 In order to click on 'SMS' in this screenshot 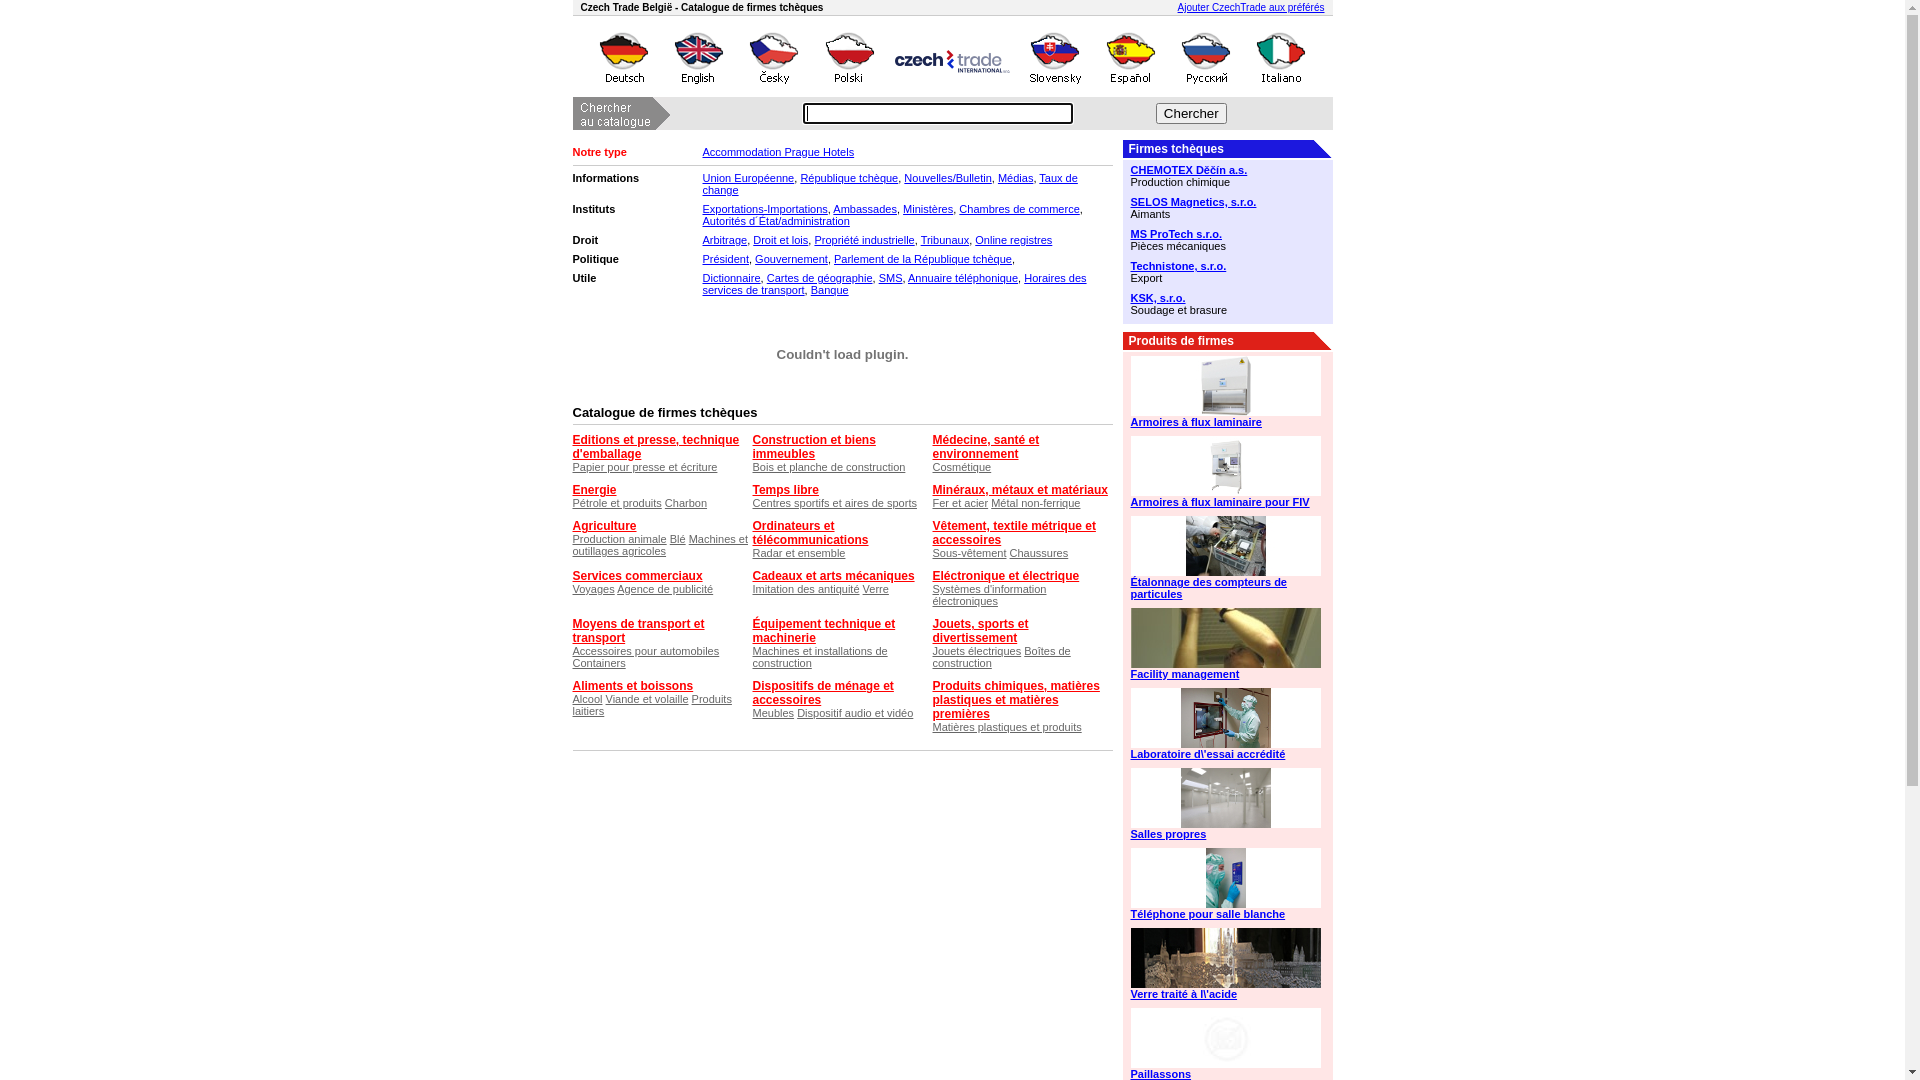, I will do `click(878, 277)`.